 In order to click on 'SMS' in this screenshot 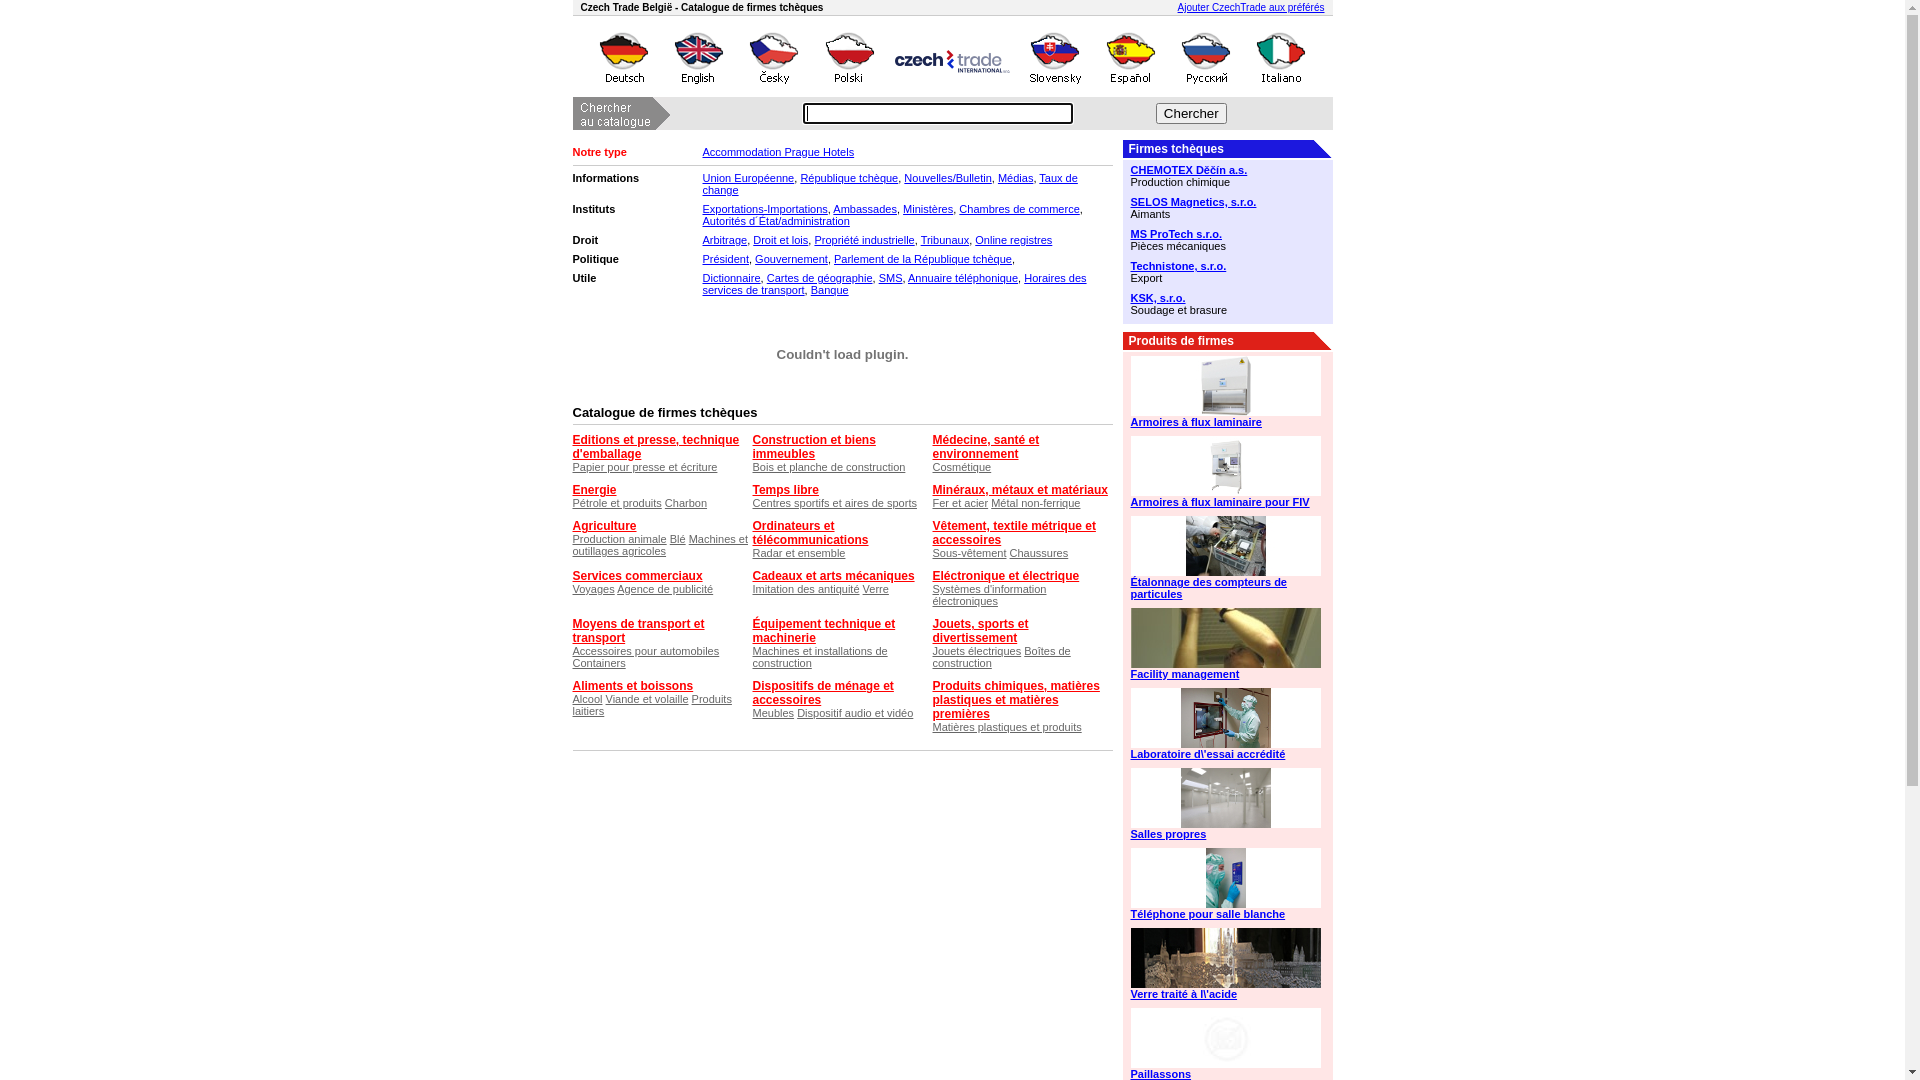, I will do `click(878, 277)`.